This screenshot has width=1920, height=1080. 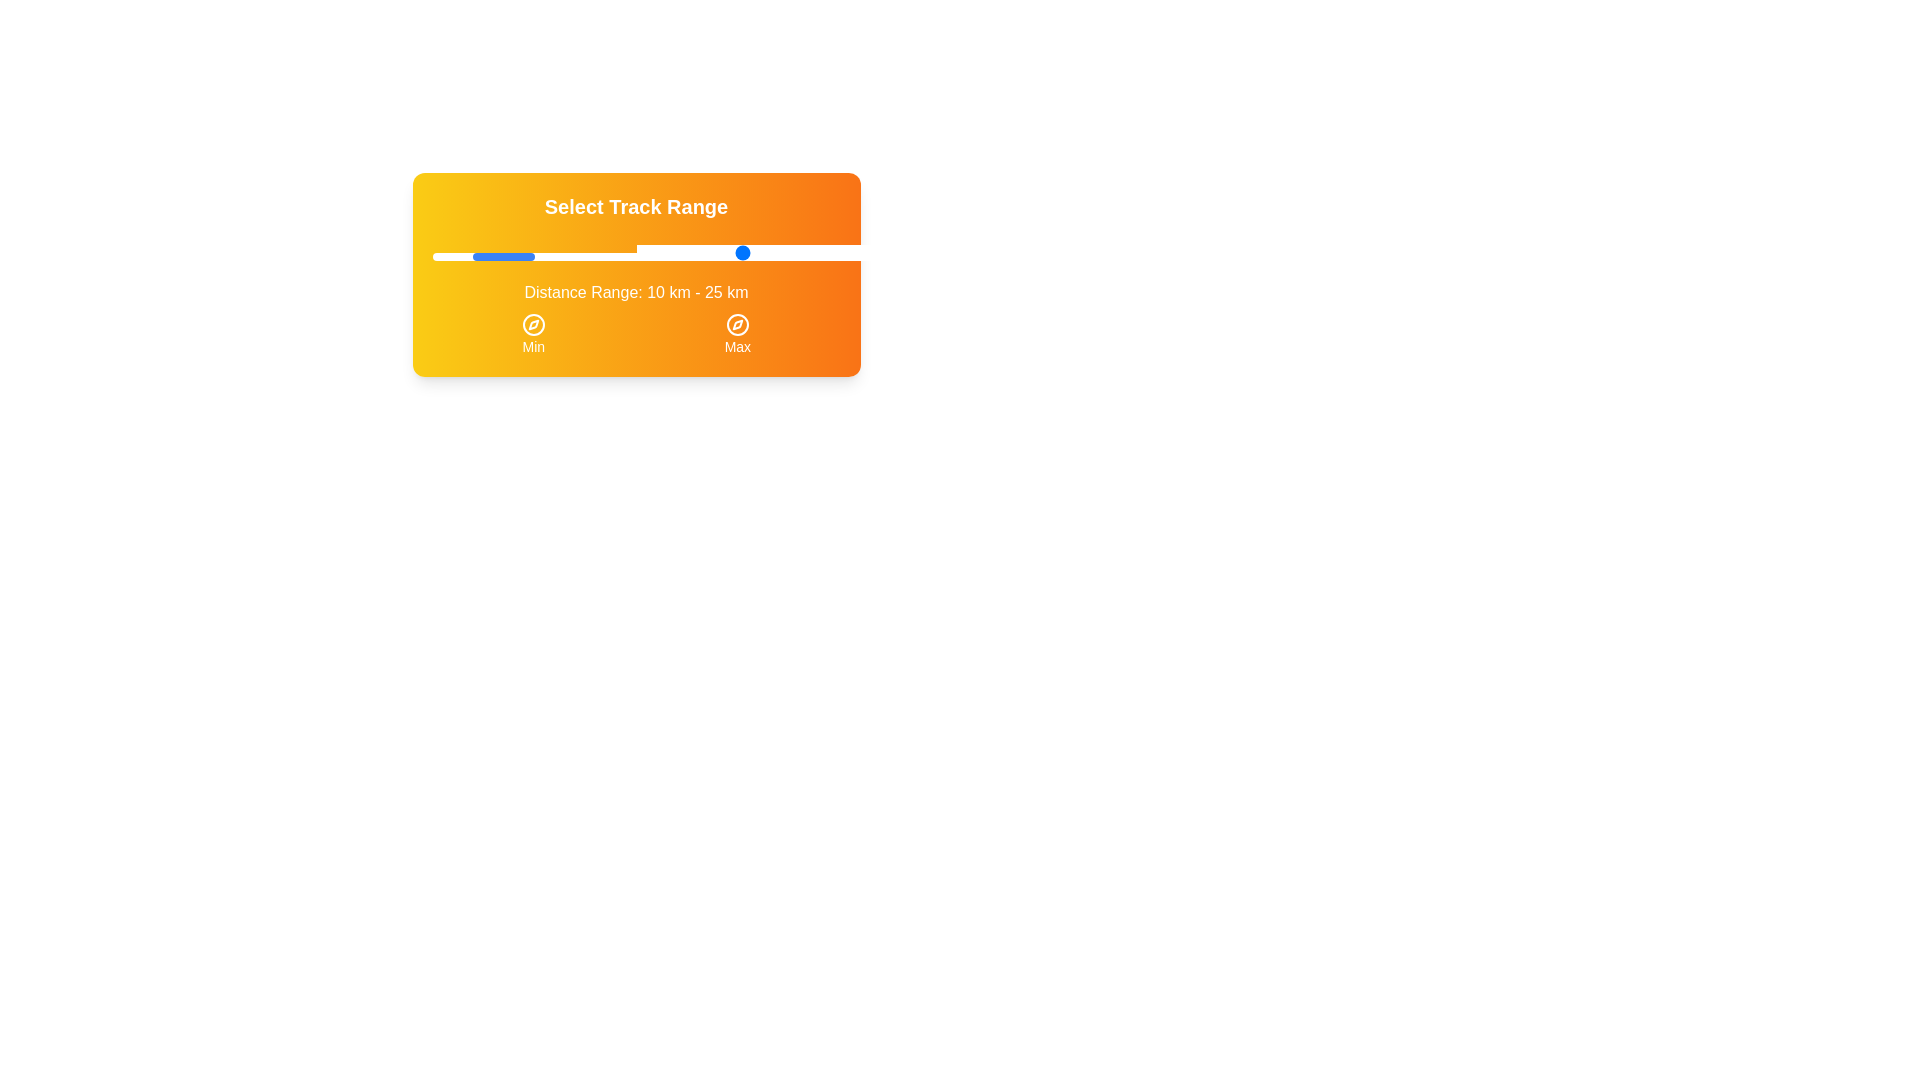 What do you see at coordinates (736, 323) in the screenshot?
I see `the icon located in the lower right corner of the orange card, which is associated with the 'Max' label and positioned above the text 'Max'` at bounding box center [736, 323].